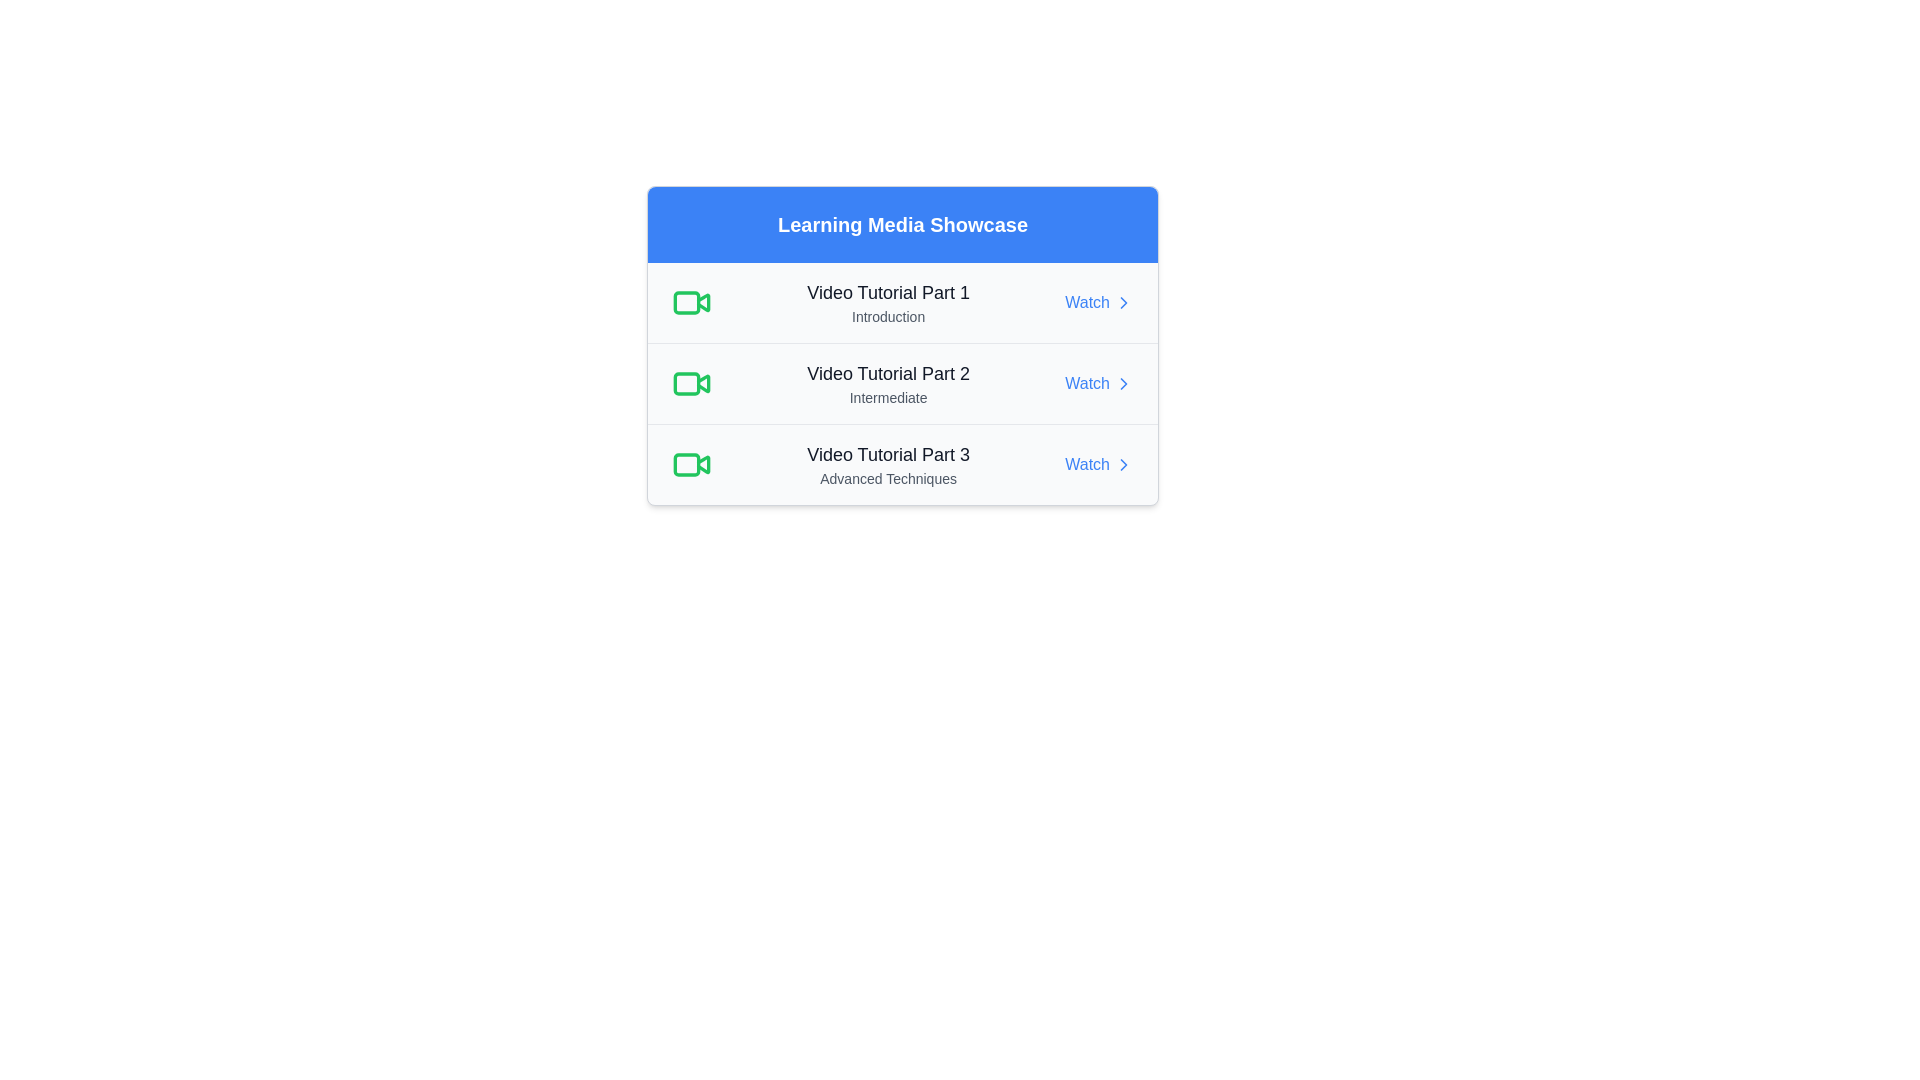 This screenshot has height=1080, width=1920. What do you see at coordinates (691, 465) in the screenshot?
I see `the green video camera icon located to the left of the text 'Video Tutorial Part 3' and above the 'Watch' link` at bounding box center [691, 465].